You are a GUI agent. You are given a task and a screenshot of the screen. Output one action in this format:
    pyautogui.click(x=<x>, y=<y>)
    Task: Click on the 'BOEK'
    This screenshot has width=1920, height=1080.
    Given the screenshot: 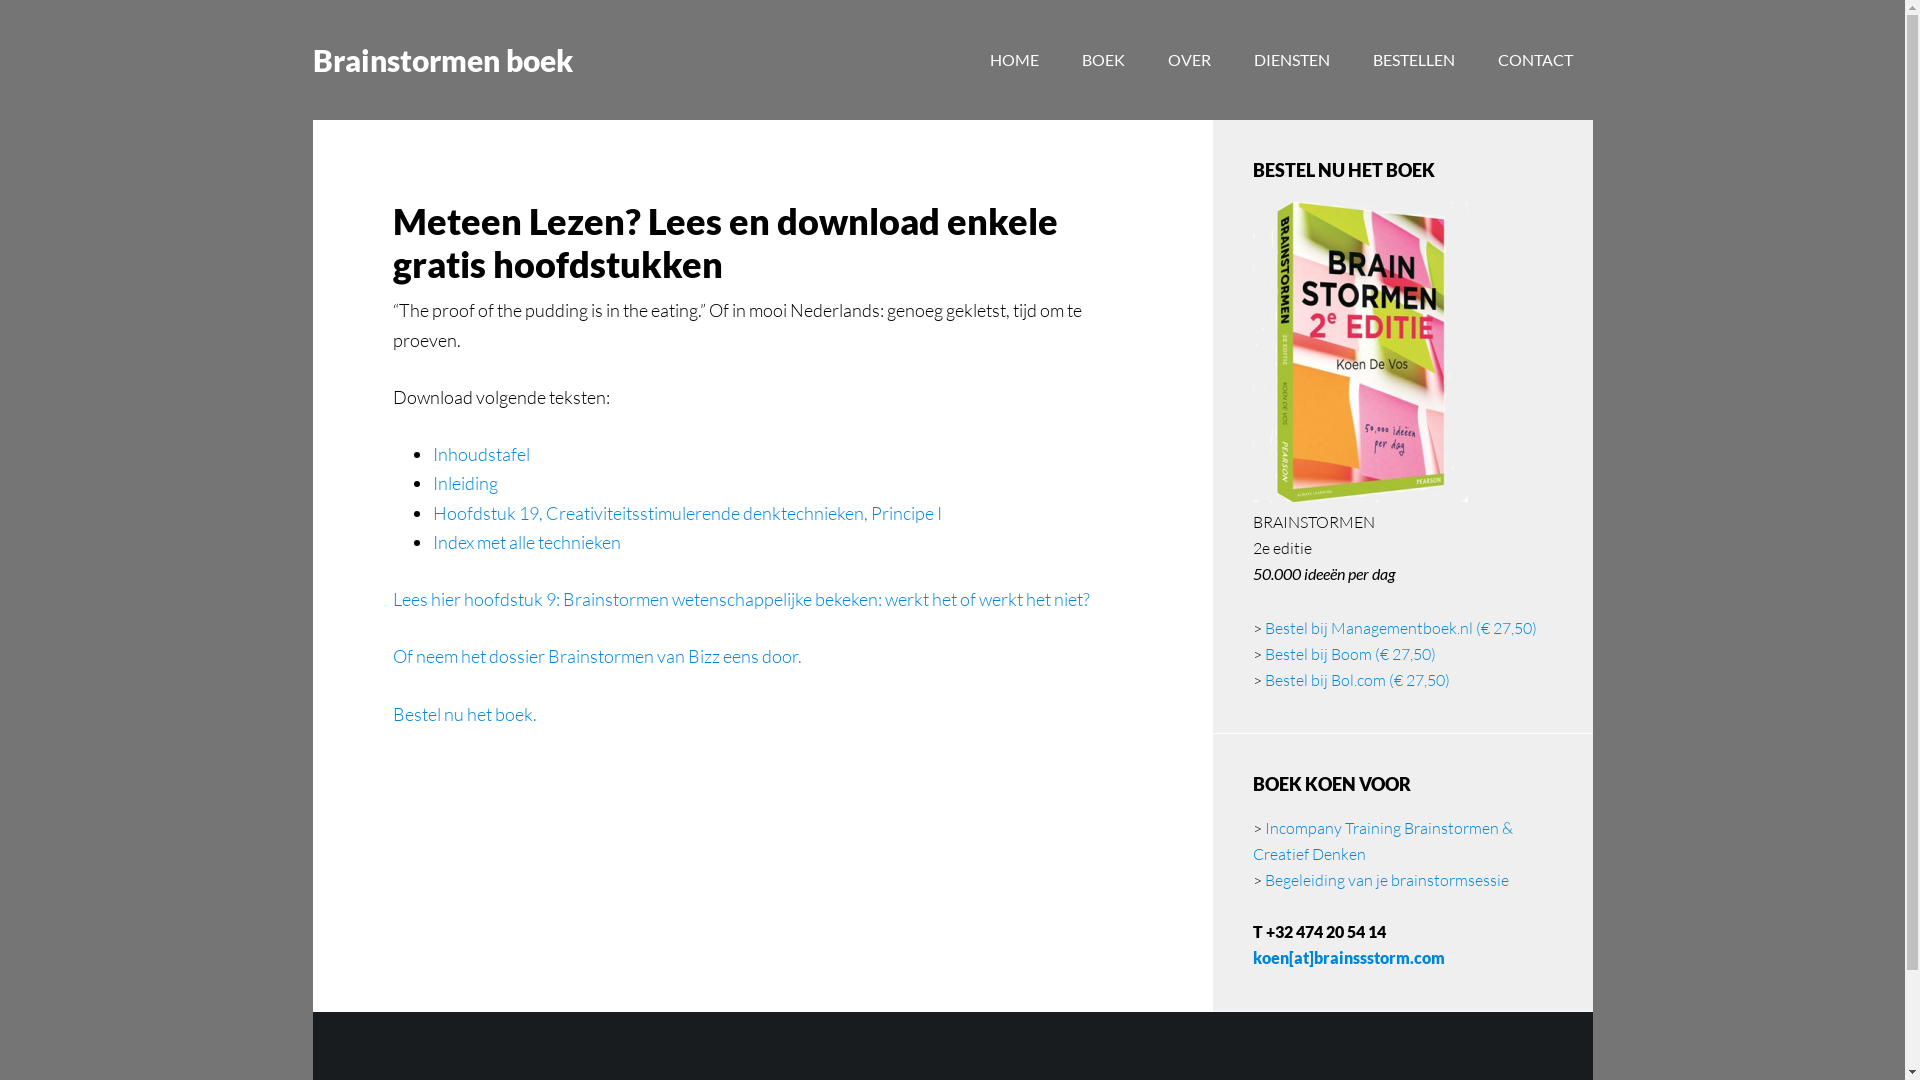 What is the action you would take?
    pyautogui.click(x=1102, y=59)
    